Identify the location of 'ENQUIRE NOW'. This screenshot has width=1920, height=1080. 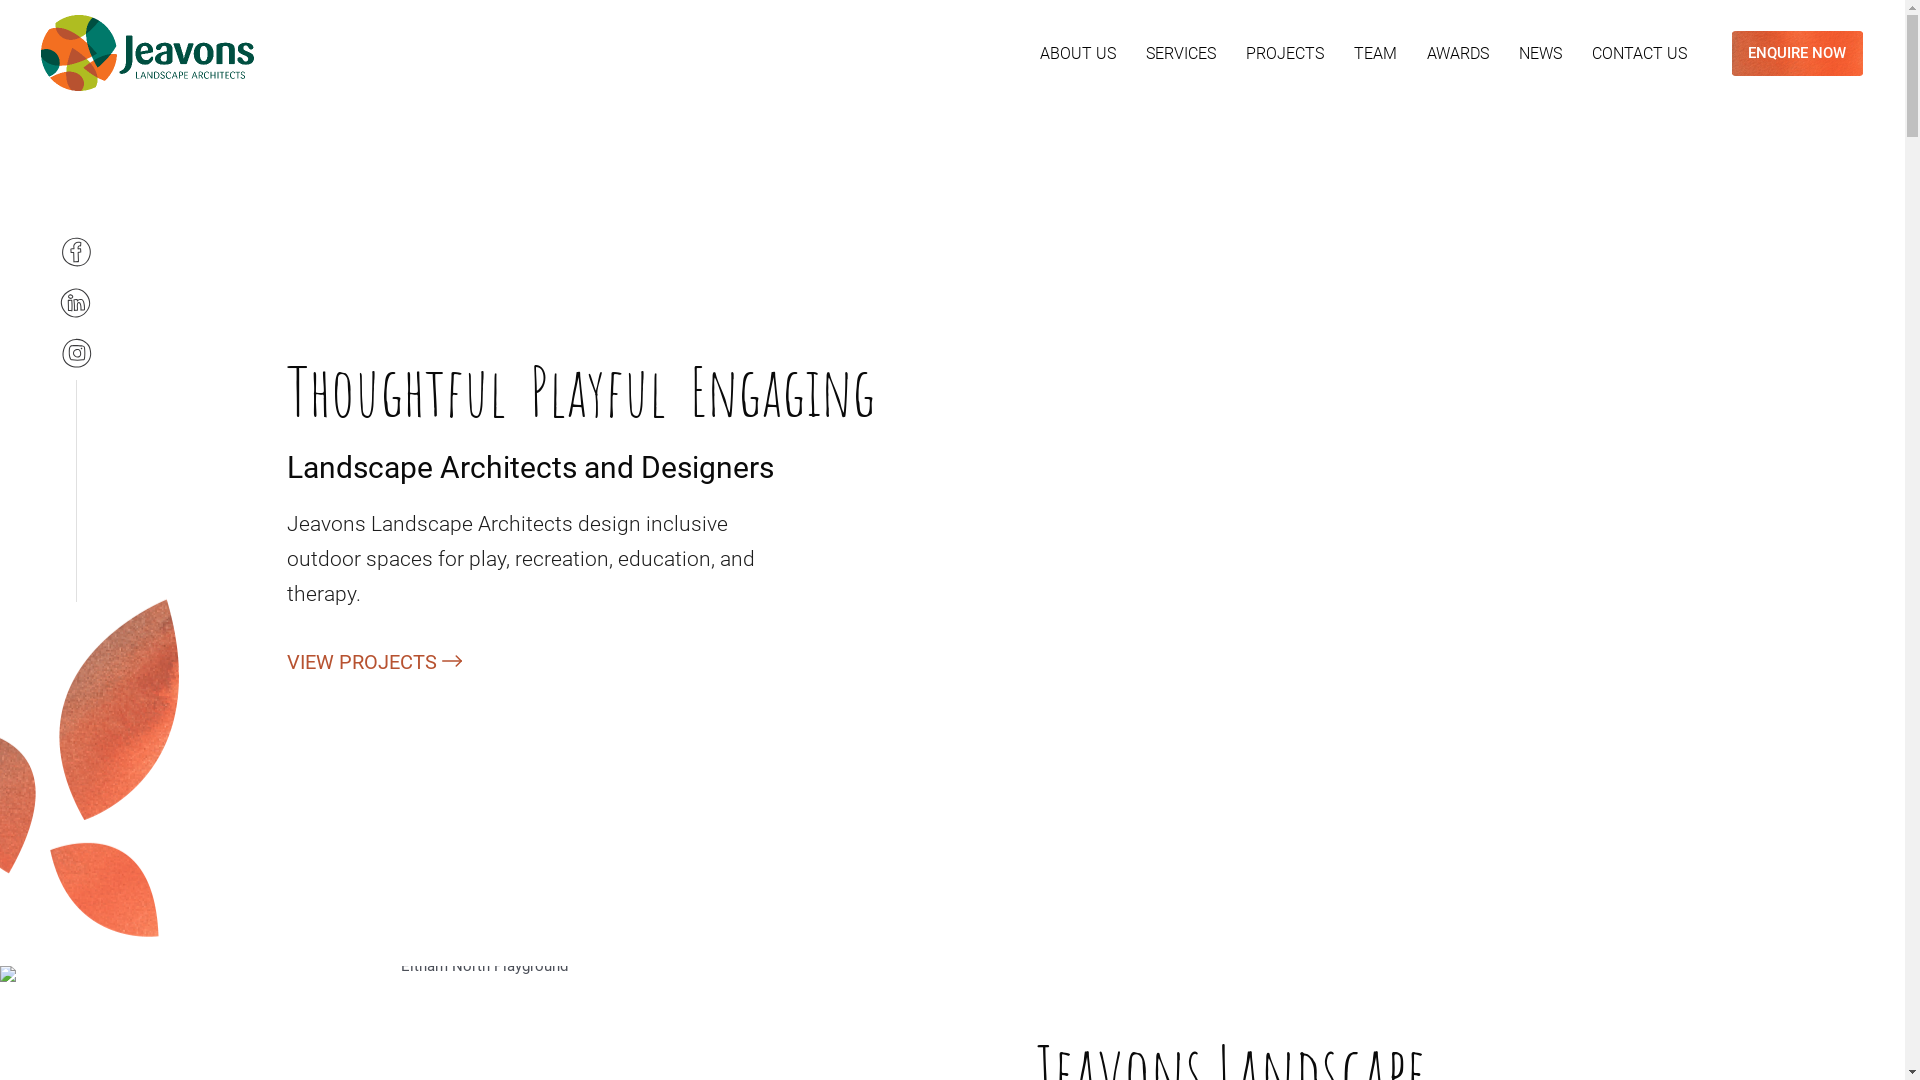
(1797, 51).